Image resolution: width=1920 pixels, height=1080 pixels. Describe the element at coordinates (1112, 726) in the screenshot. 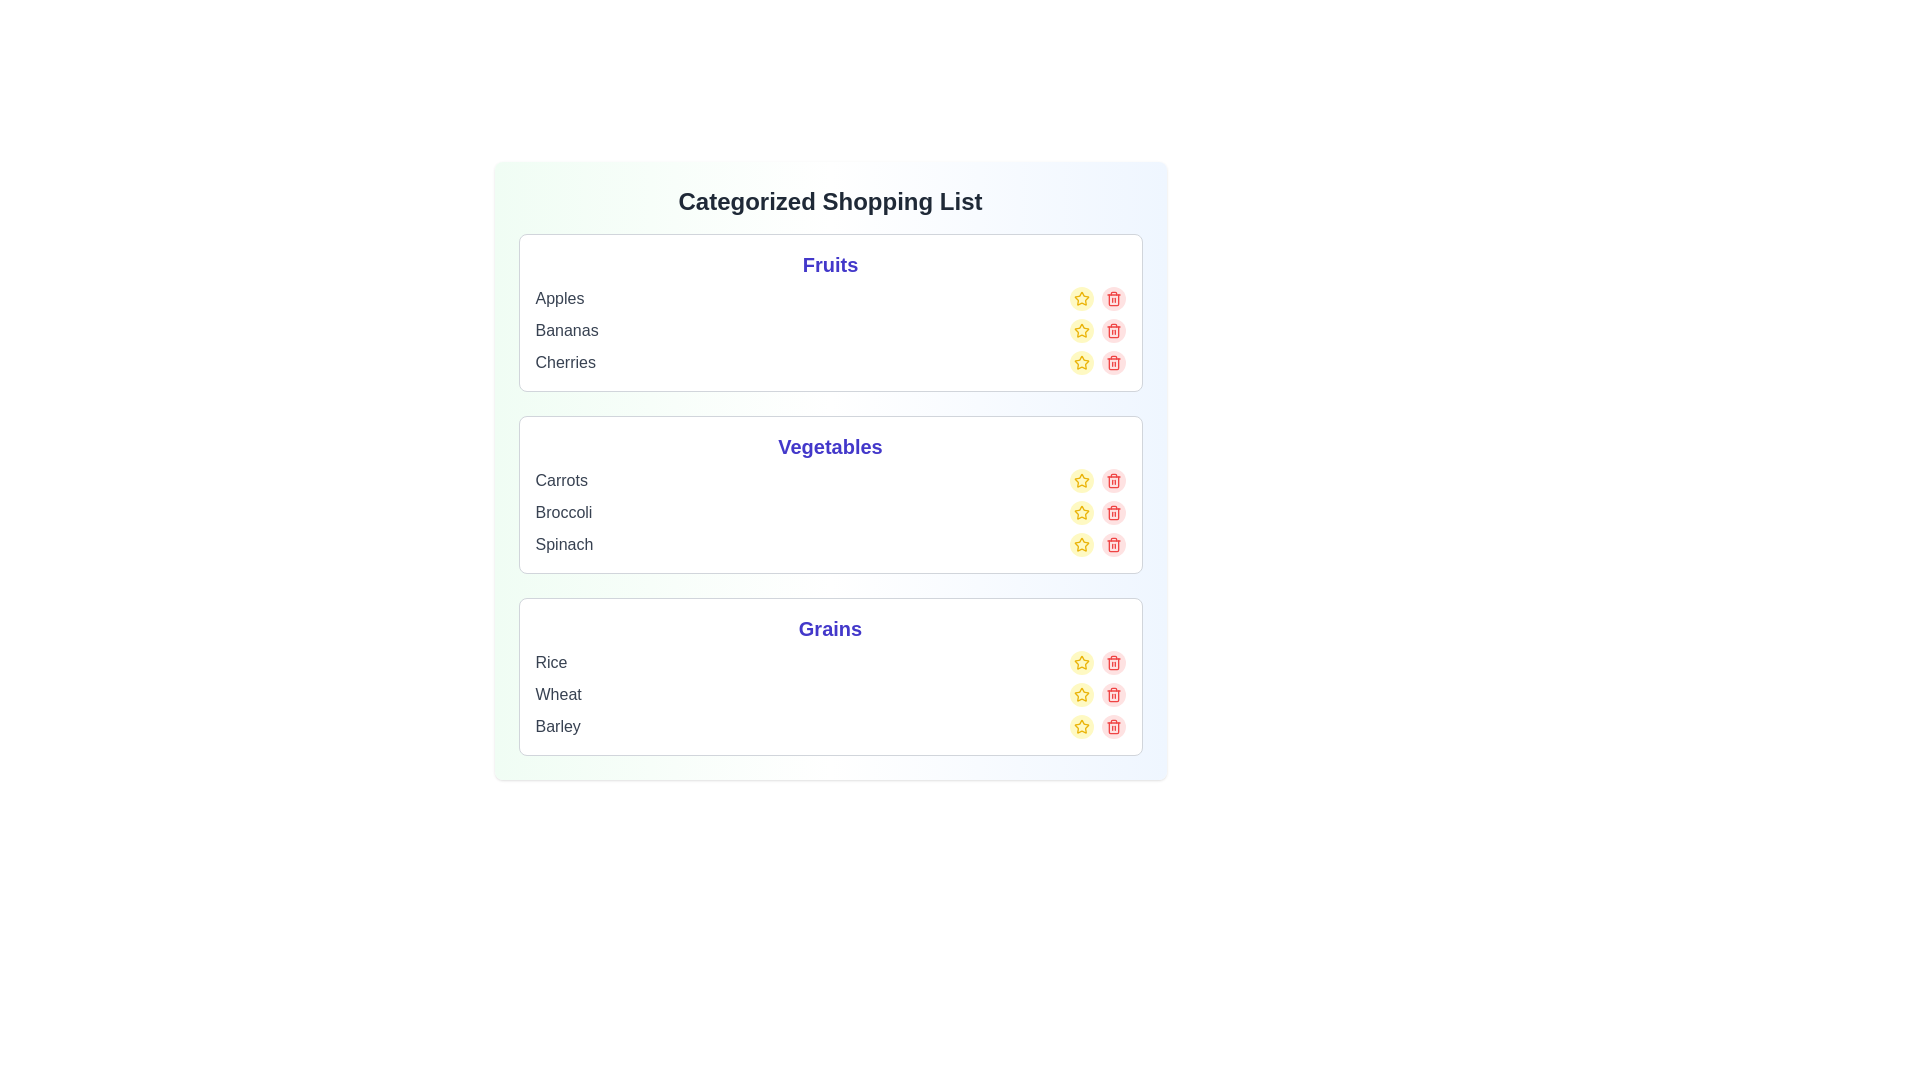

I see `the delete button for the item Barley` at that location.